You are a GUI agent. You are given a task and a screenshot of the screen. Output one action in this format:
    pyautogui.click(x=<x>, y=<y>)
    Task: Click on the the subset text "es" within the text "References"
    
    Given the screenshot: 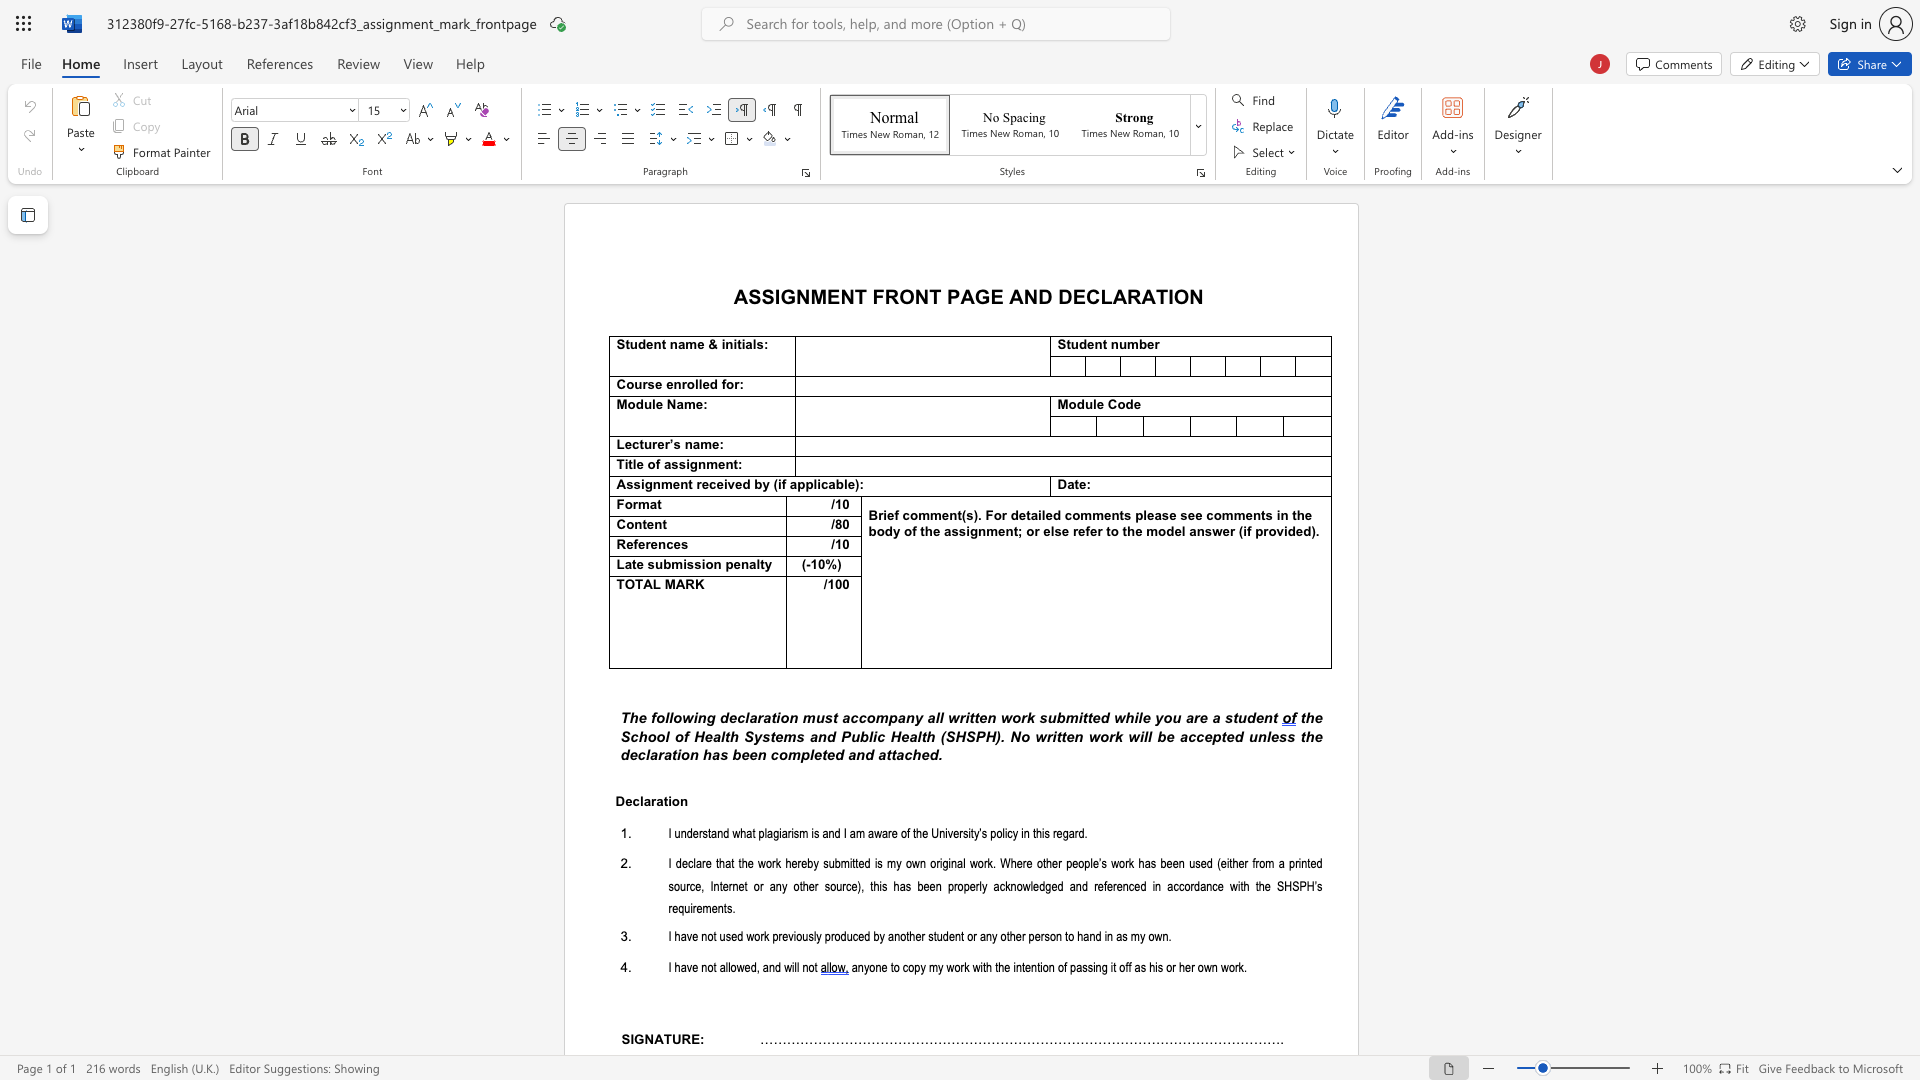 What is the action you would take?
    pyautogui.click(x=673, y=544)
    